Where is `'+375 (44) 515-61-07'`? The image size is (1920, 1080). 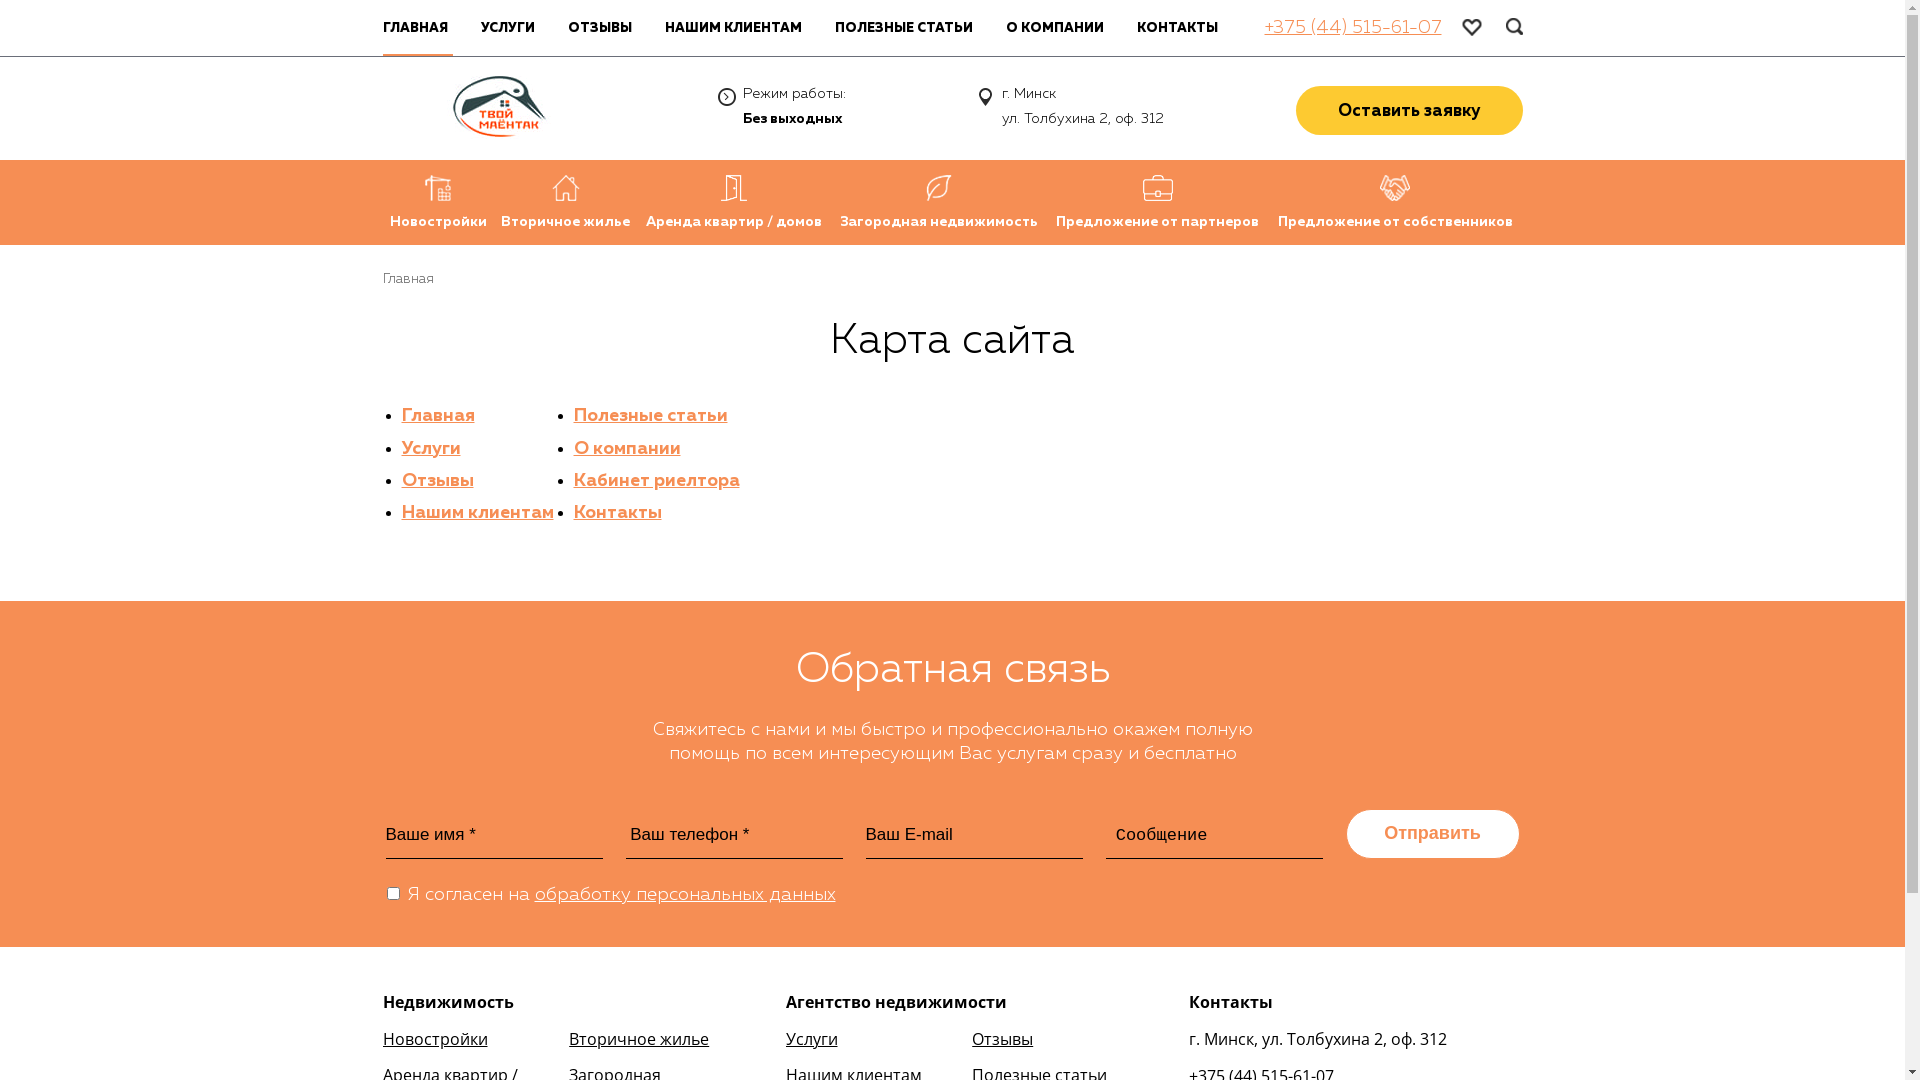 '+375 (44) 515-61-07' is located at coordinates (1352, 27).